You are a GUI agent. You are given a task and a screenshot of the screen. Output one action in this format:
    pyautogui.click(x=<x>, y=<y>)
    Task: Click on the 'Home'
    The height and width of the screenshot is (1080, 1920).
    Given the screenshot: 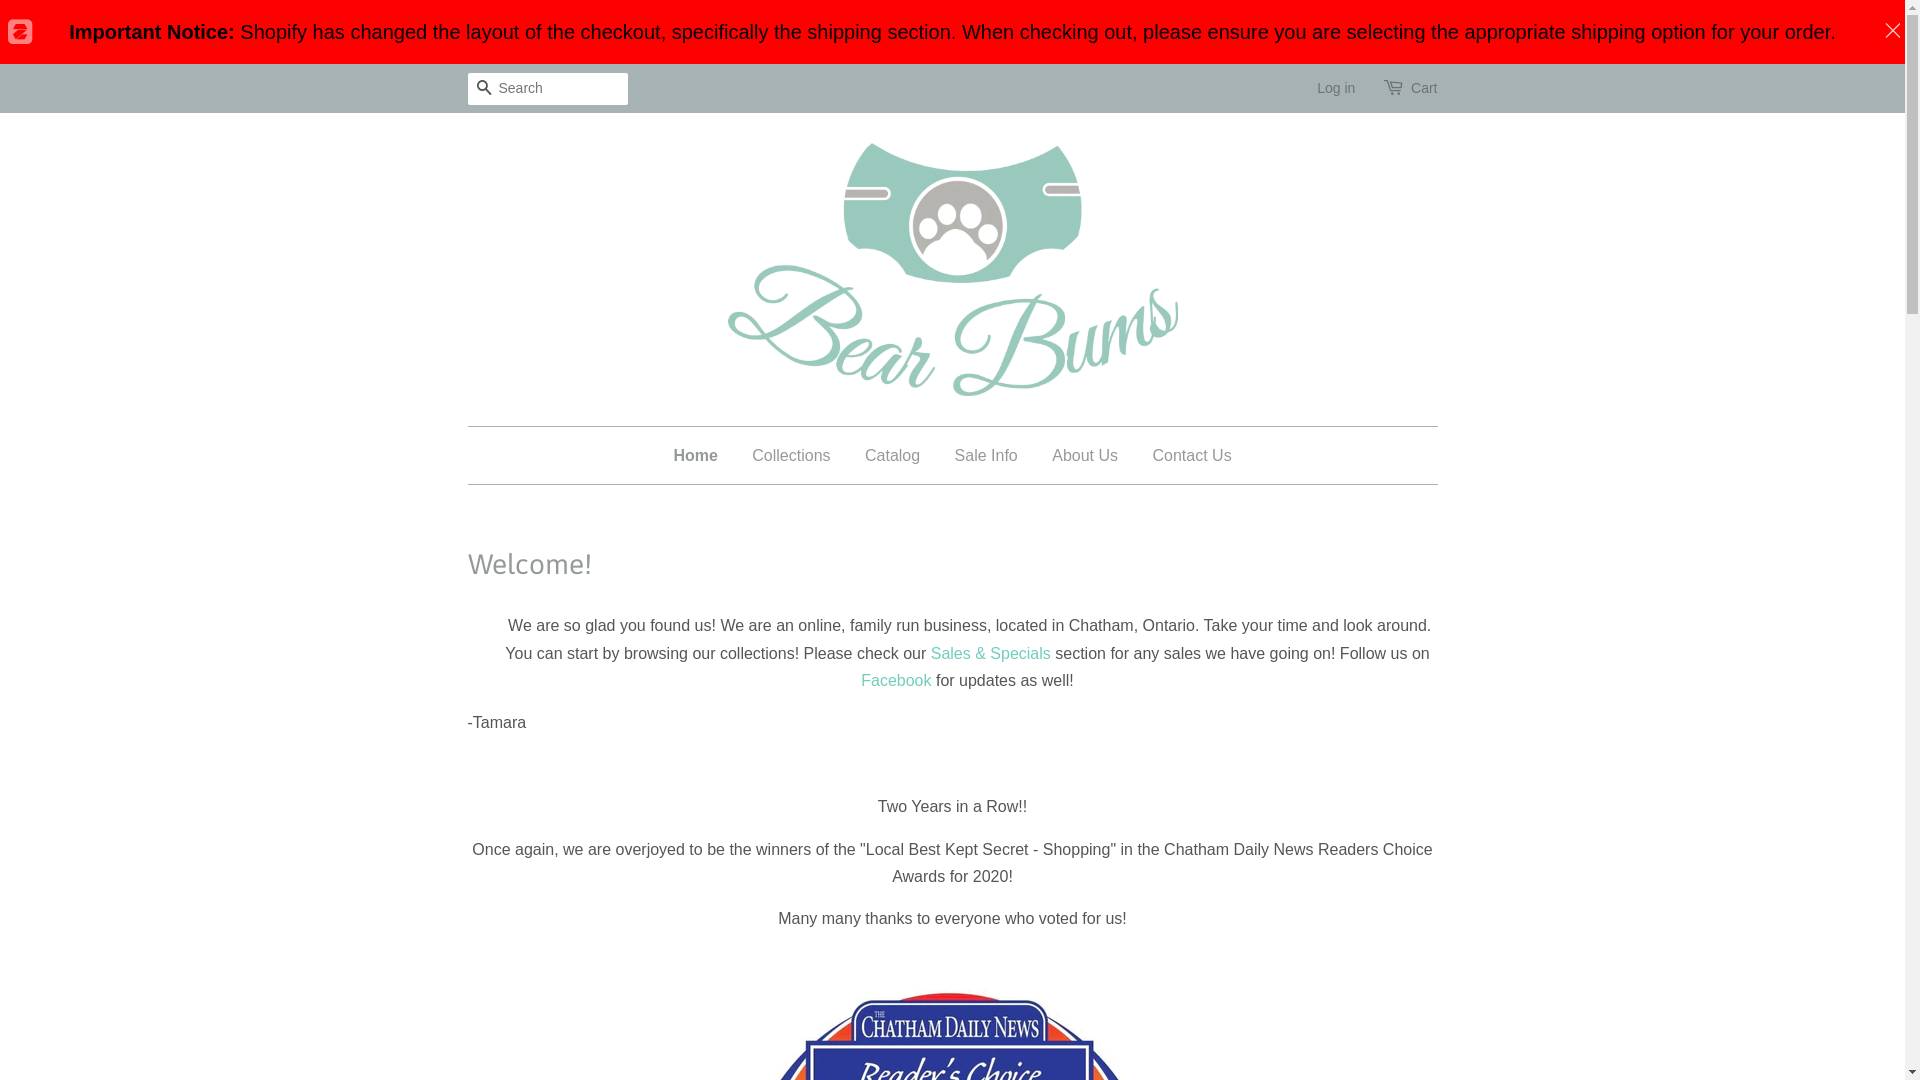 What is the action you would take?
    pyautogui.click(x=702, y=455)
    